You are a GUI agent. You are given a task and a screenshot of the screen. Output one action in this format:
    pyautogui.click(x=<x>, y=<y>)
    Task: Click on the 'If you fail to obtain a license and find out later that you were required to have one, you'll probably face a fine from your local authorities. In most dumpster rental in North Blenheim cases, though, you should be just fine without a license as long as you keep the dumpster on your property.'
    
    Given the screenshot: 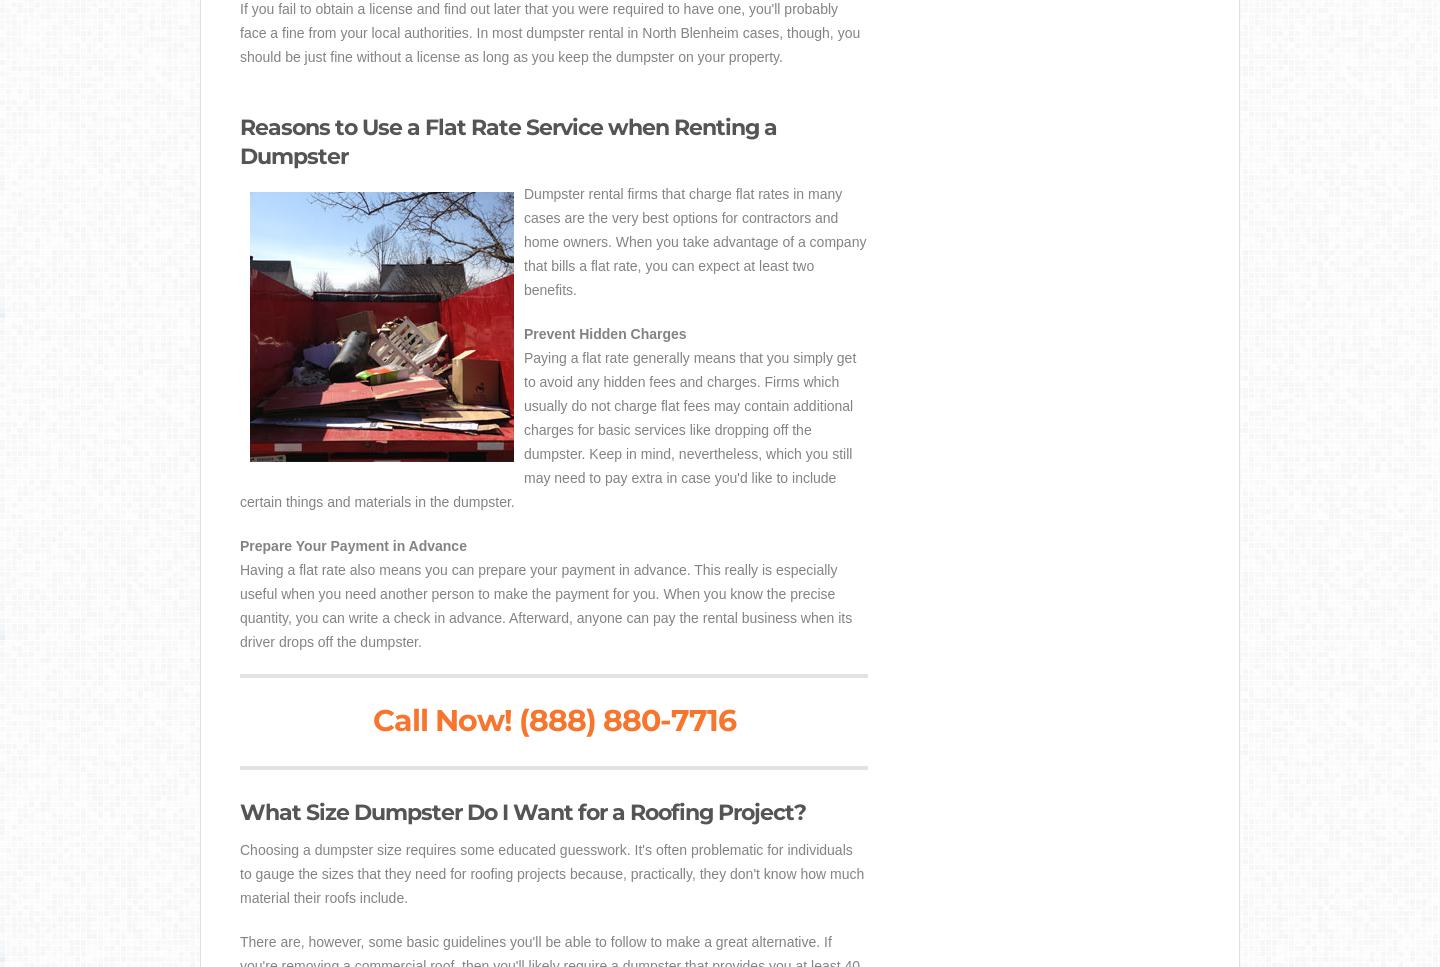 What is the action you would take?
    pyautogui.click(x=240, y=32)
    